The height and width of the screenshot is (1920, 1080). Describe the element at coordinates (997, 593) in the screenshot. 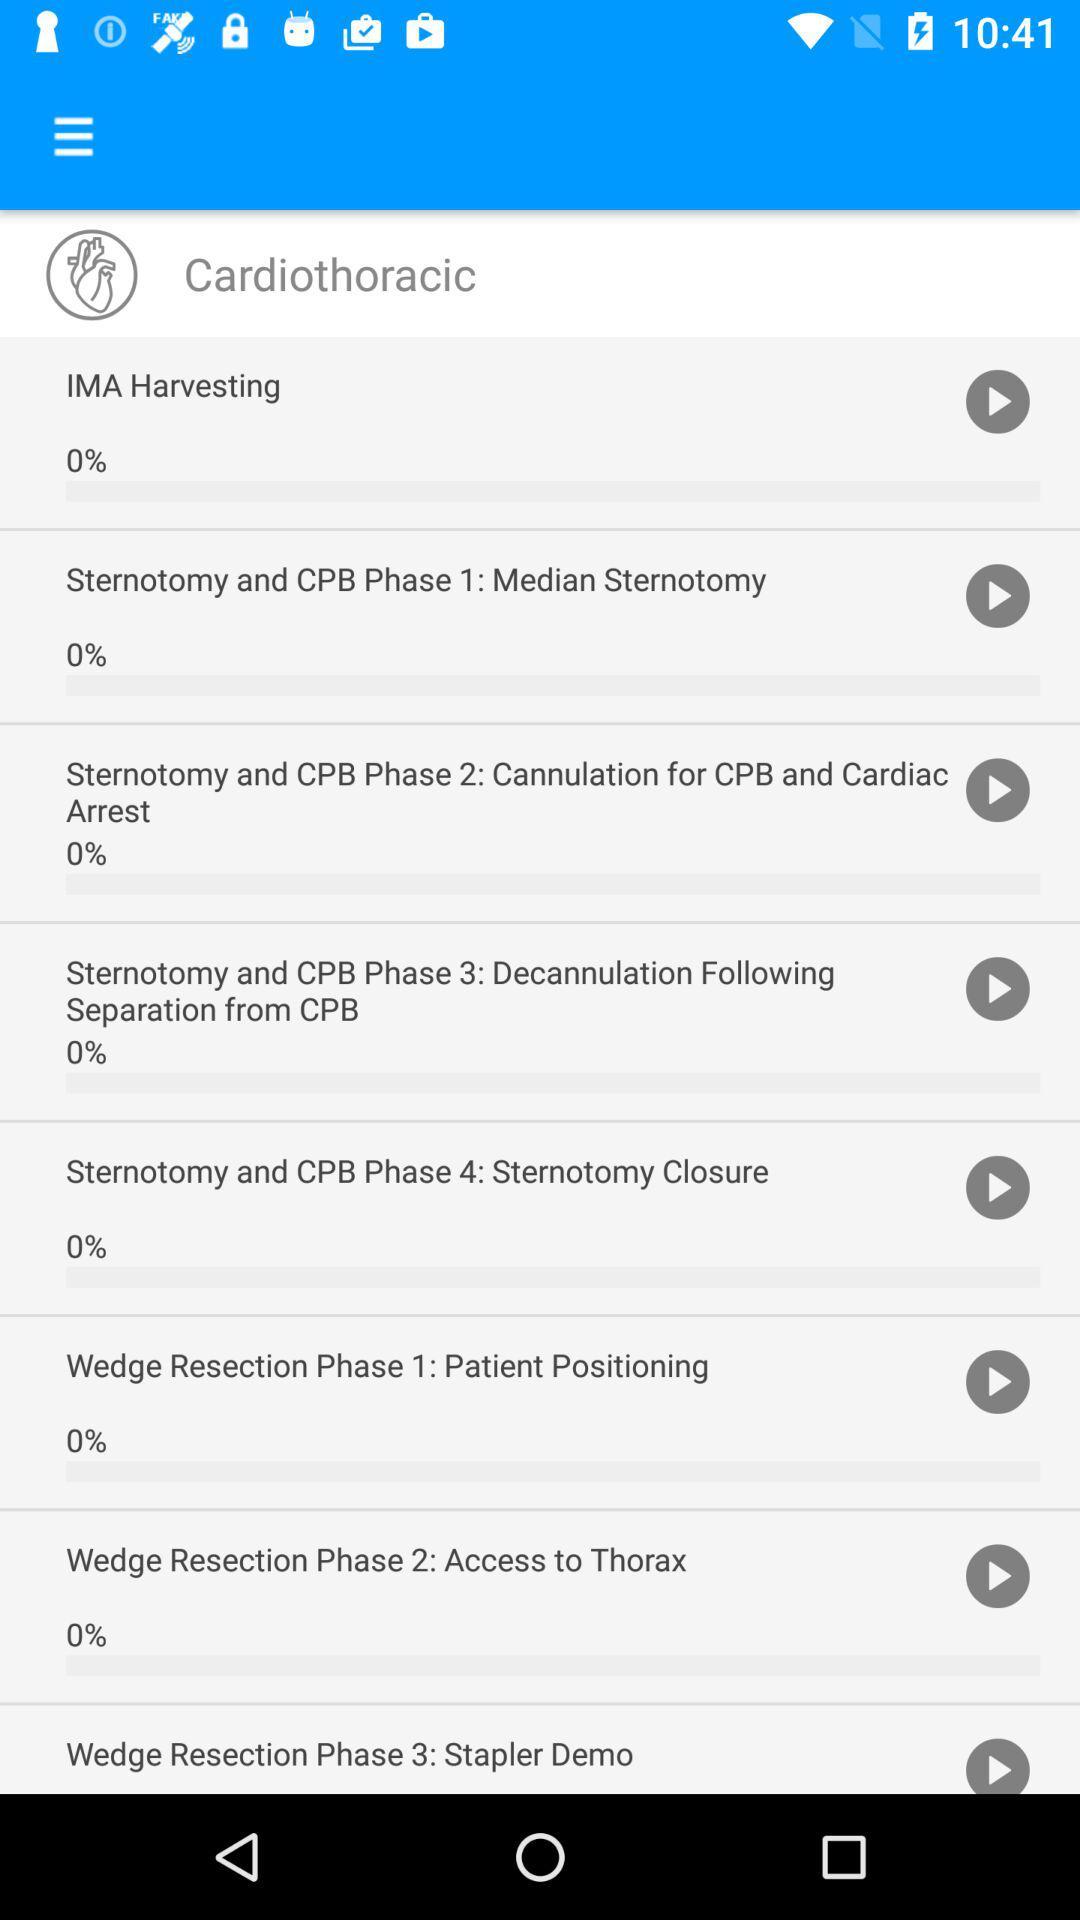

I see `item to the right of sternotomy and cpb` at that location.